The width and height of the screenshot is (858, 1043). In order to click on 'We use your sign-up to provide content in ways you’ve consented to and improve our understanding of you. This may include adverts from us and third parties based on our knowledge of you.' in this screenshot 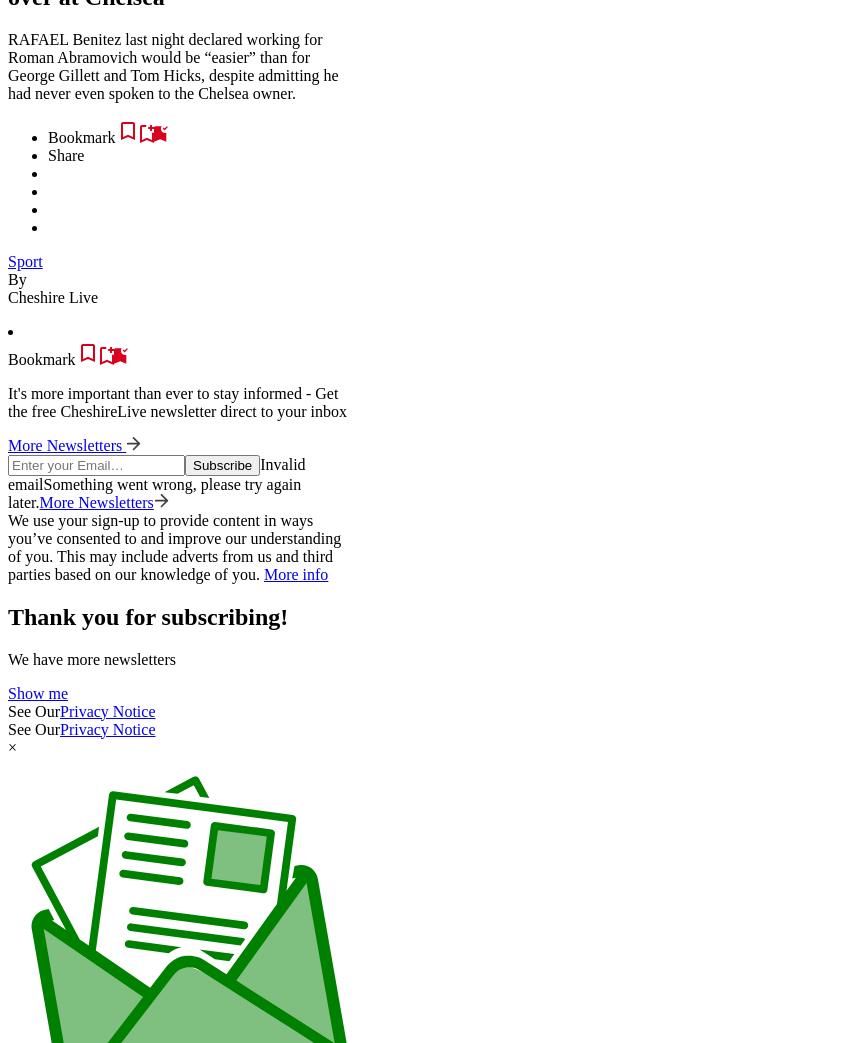, I will do `click(174, 546)`.